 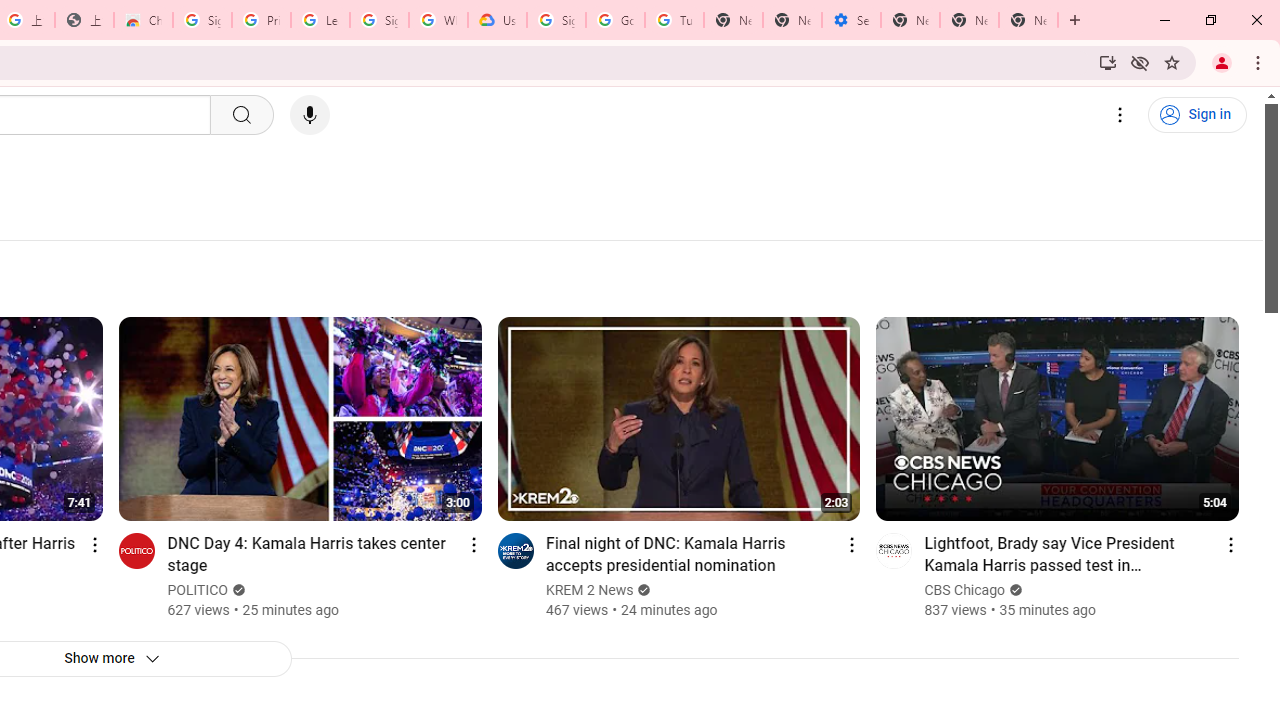 I want to click on 'Install YouTube', so click(x=1106, y=61).